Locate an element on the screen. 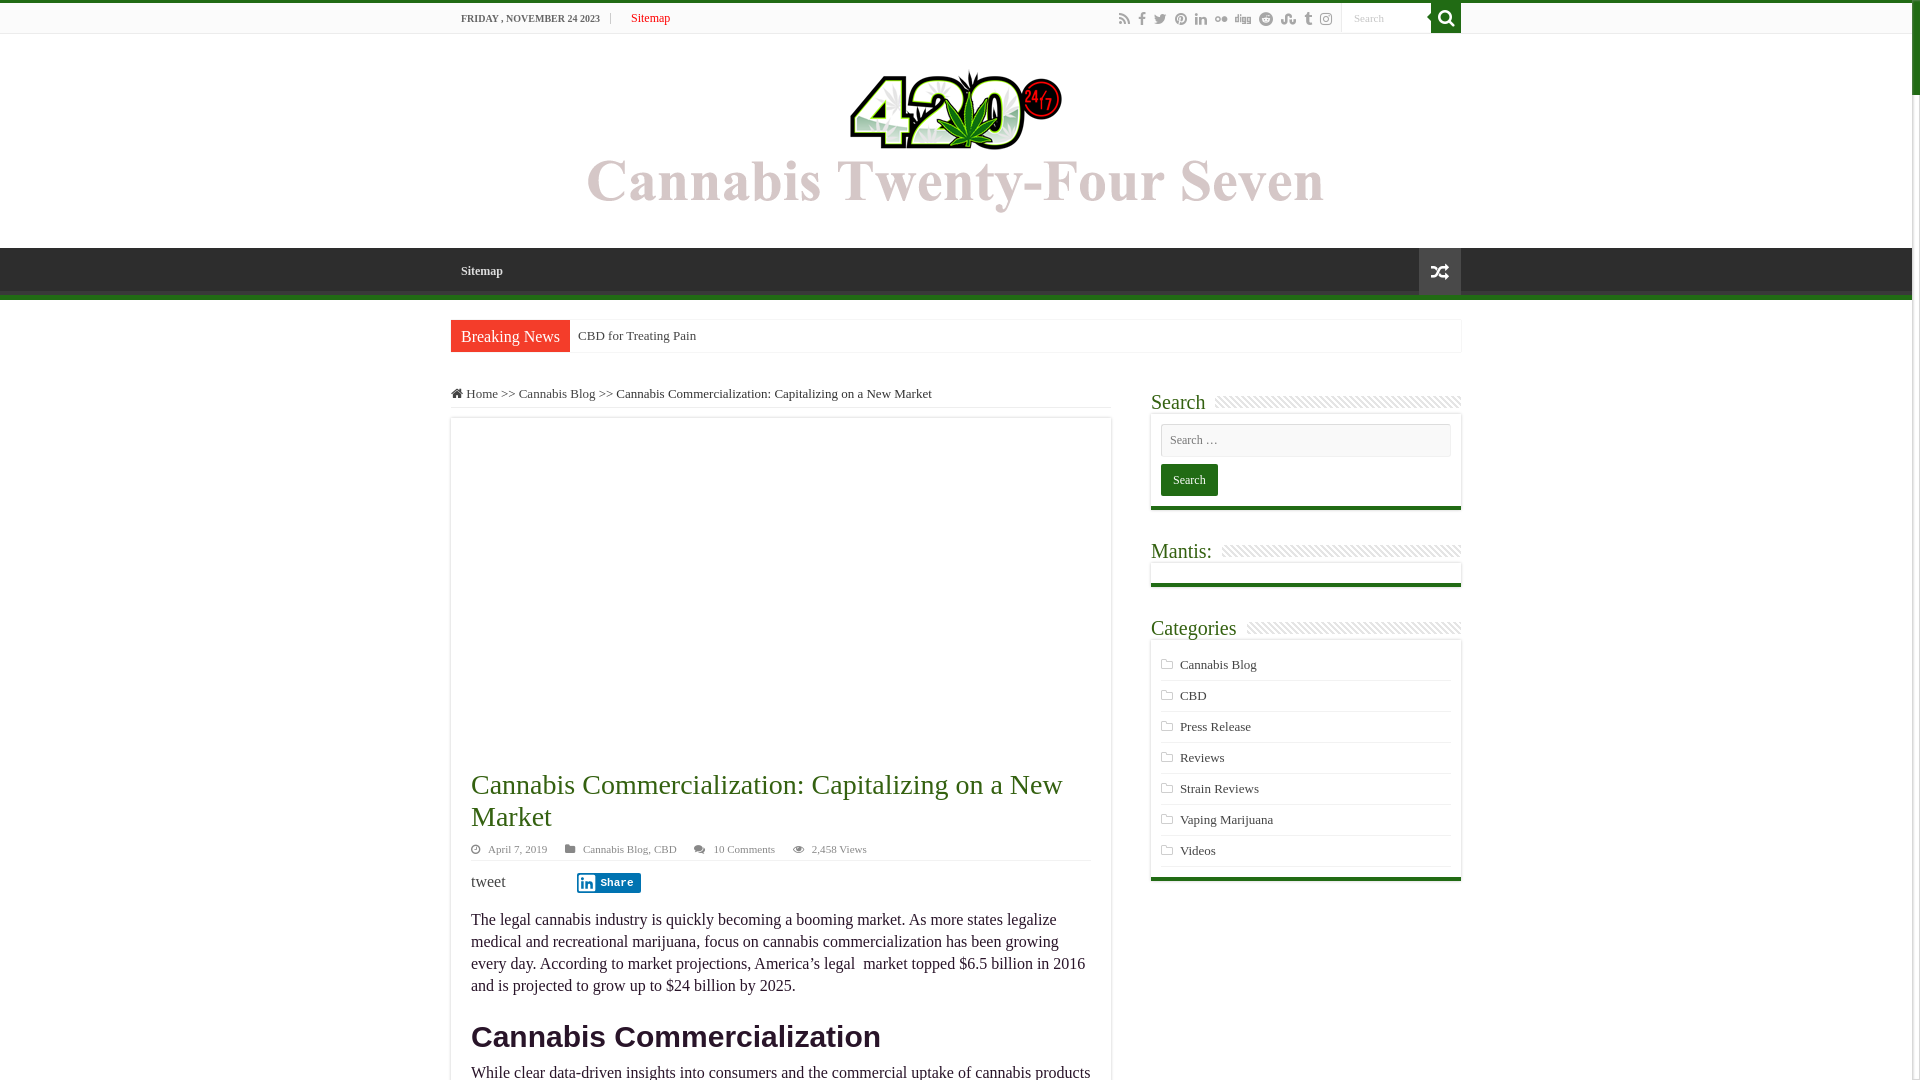 The width and height of the screenshot is (1920, 1080). 'Search' is located at coordinates (1429, 18).